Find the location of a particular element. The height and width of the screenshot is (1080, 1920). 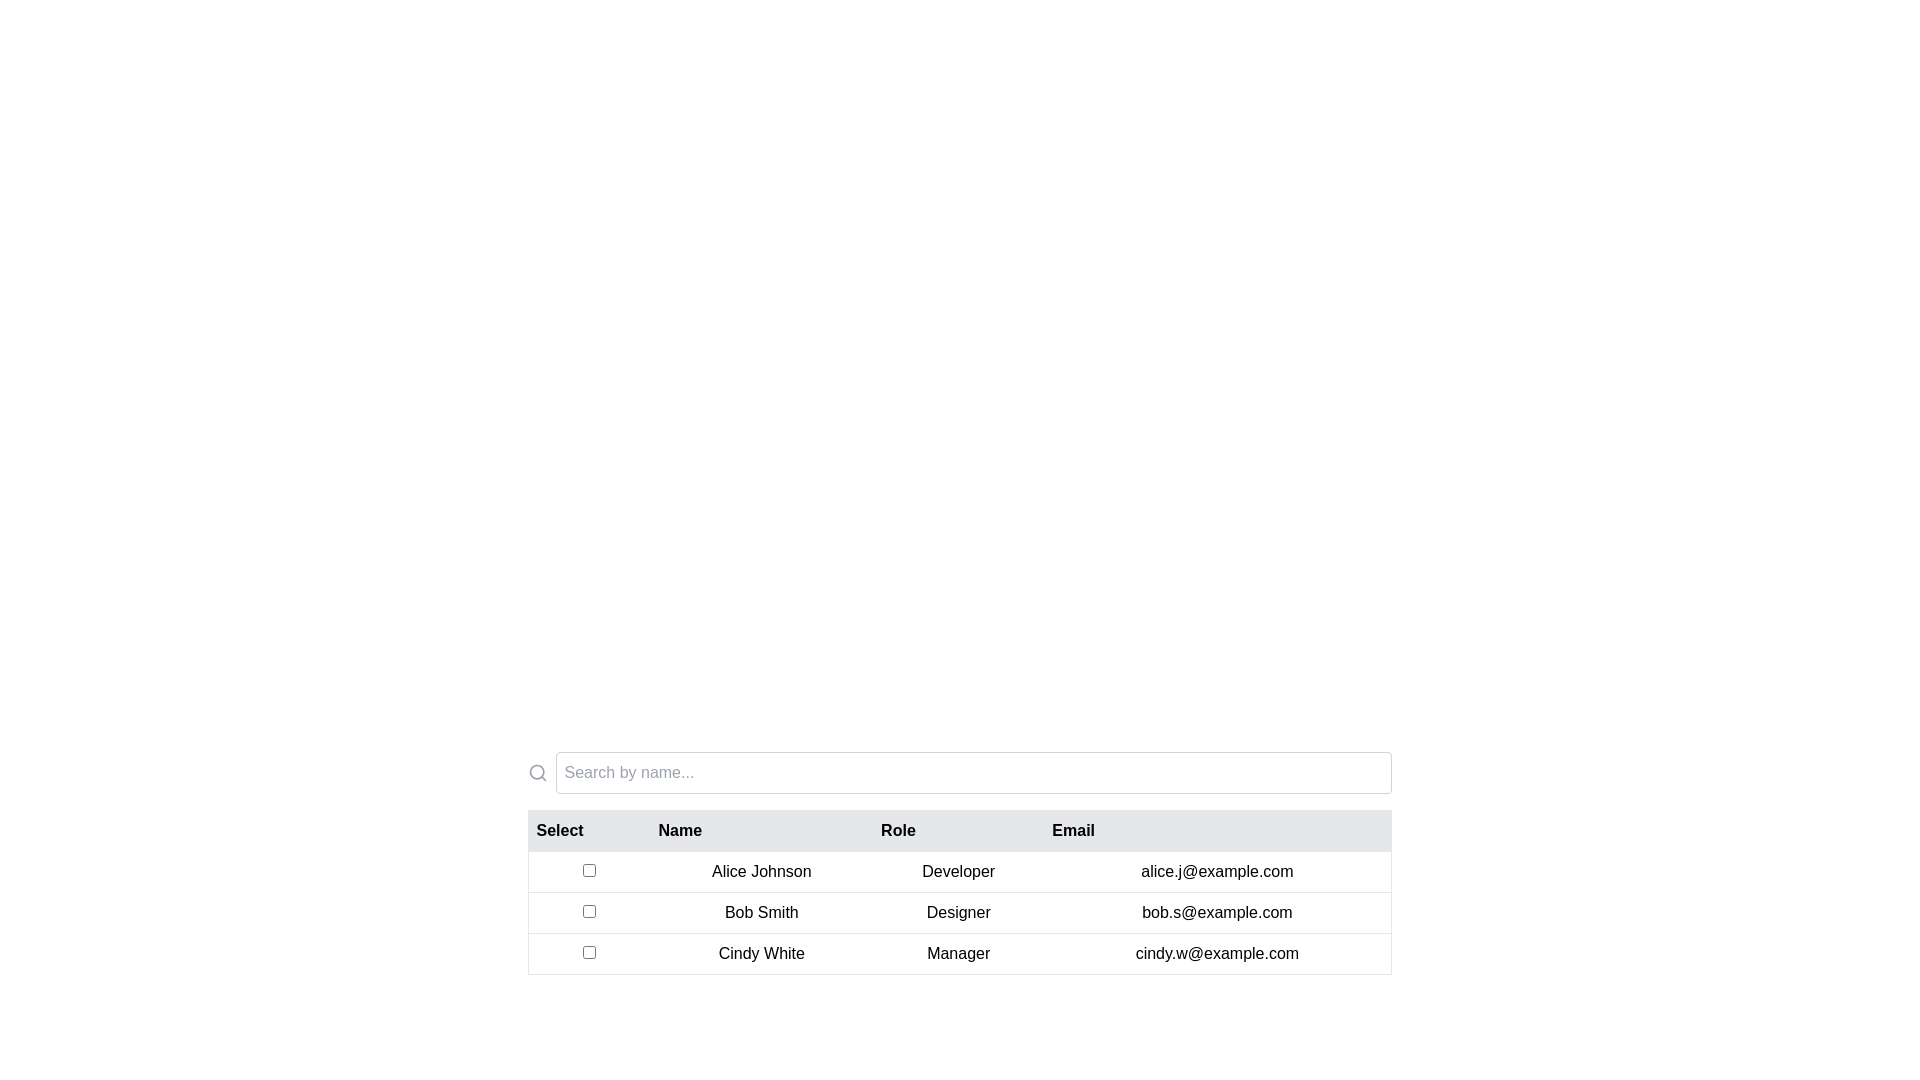

the checkbox for 'Bob Smith' is located at coordinates (588, 911).